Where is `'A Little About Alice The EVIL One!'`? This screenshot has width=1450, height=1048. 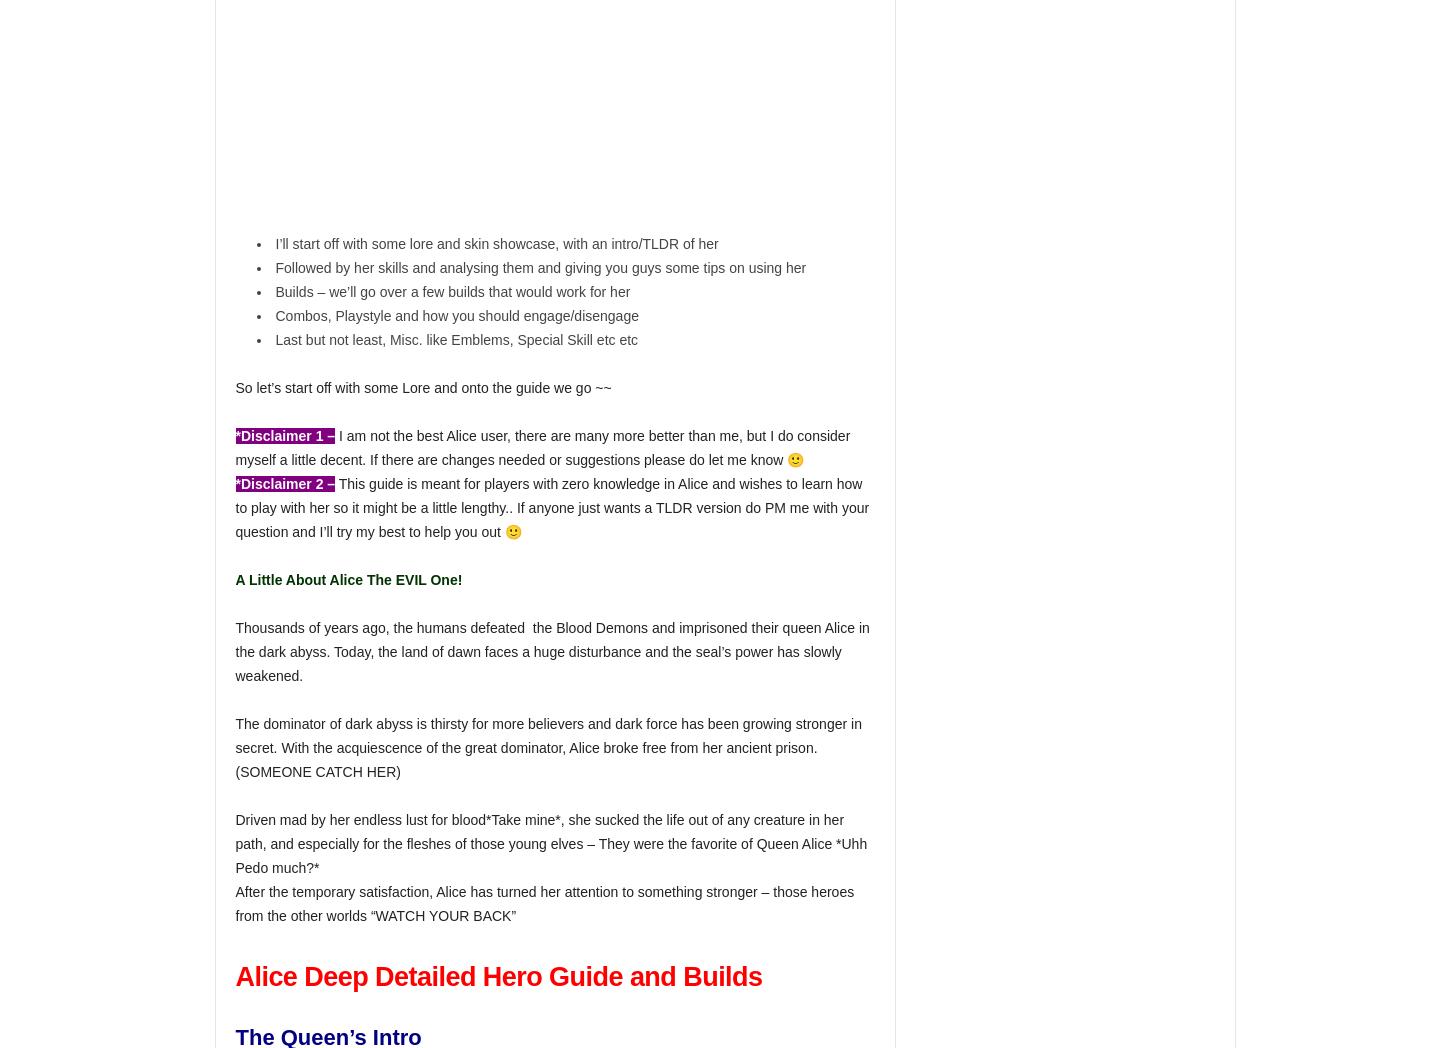
'A Little About Alice The EVIL One!' is located at coordinates (348, 579).